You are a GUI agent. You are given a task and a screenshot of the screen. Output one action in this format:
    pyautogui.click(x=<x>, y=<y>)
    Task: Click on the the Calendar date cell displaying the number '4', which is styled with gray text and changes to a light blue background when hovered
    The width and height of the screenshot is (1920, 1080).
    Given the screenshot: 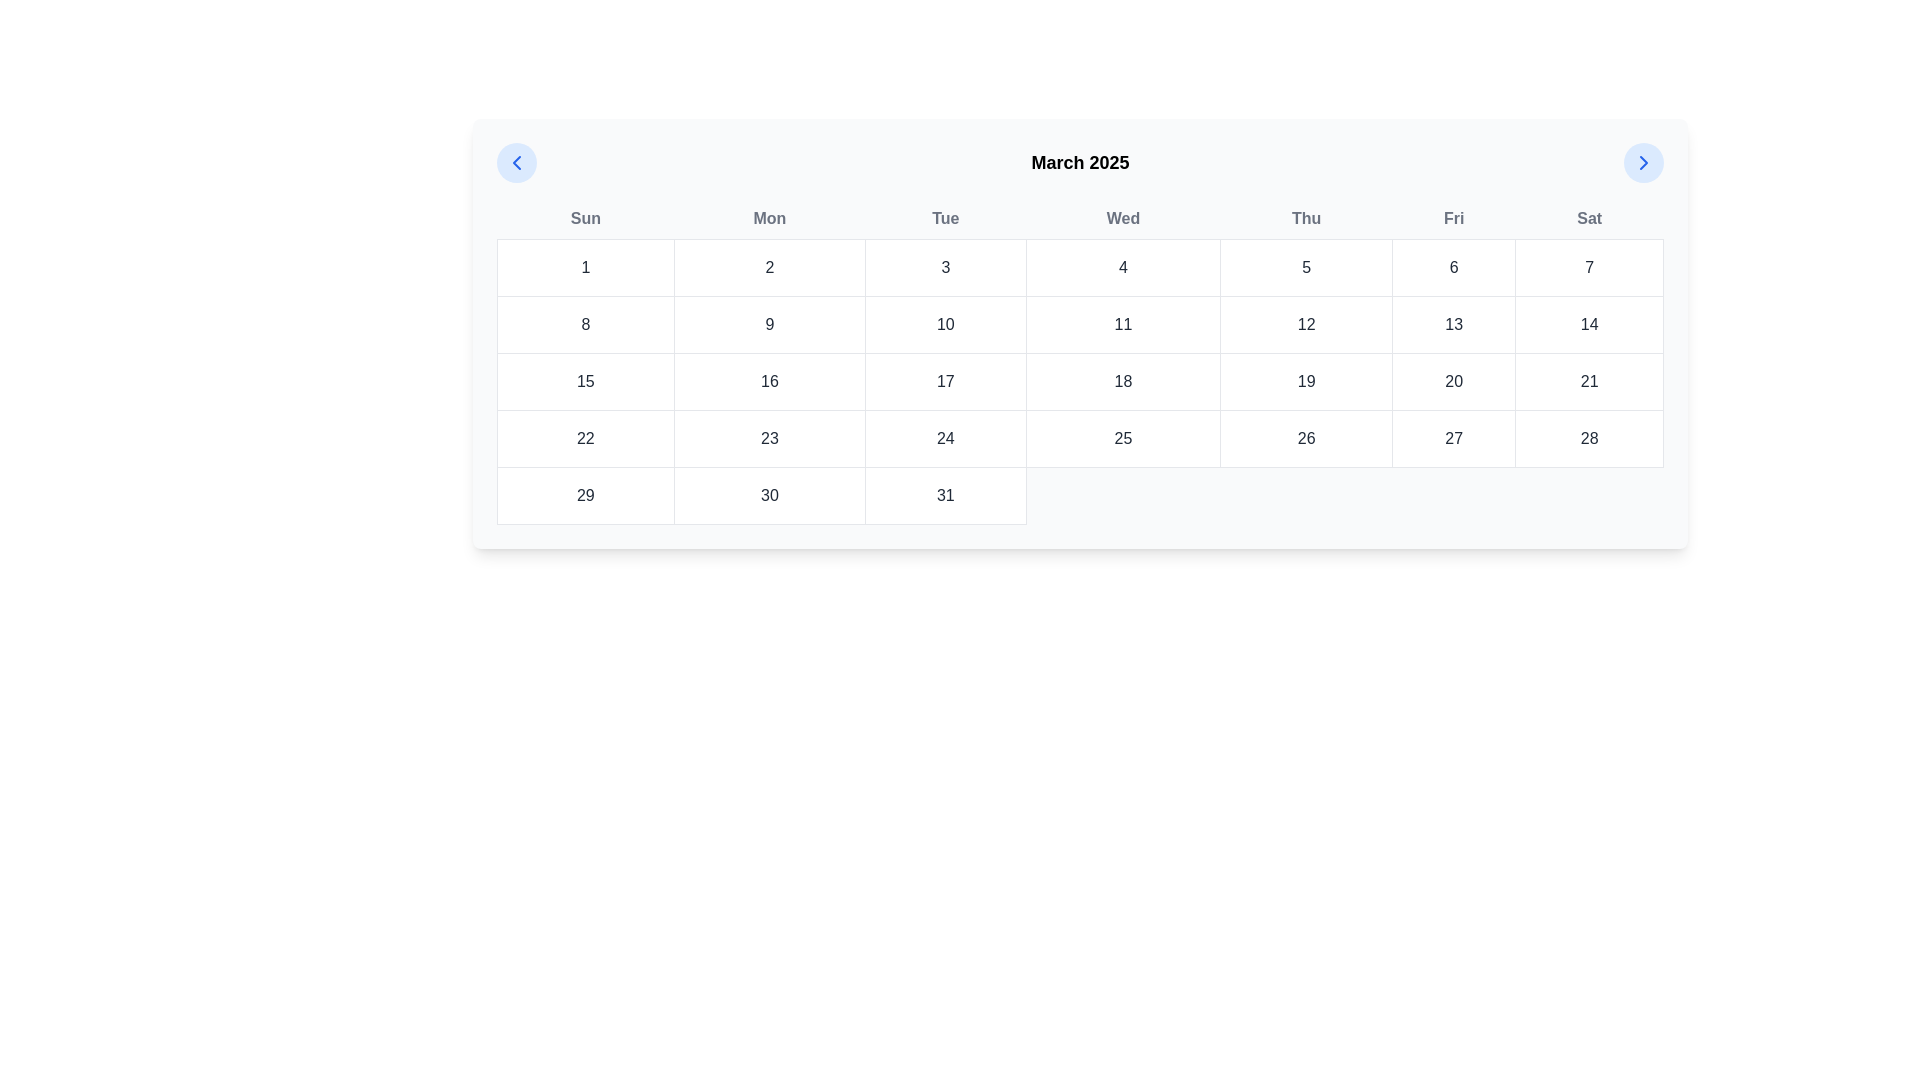 What is the action you would take?
    pyautogui.click(x=1123, y=266)
    